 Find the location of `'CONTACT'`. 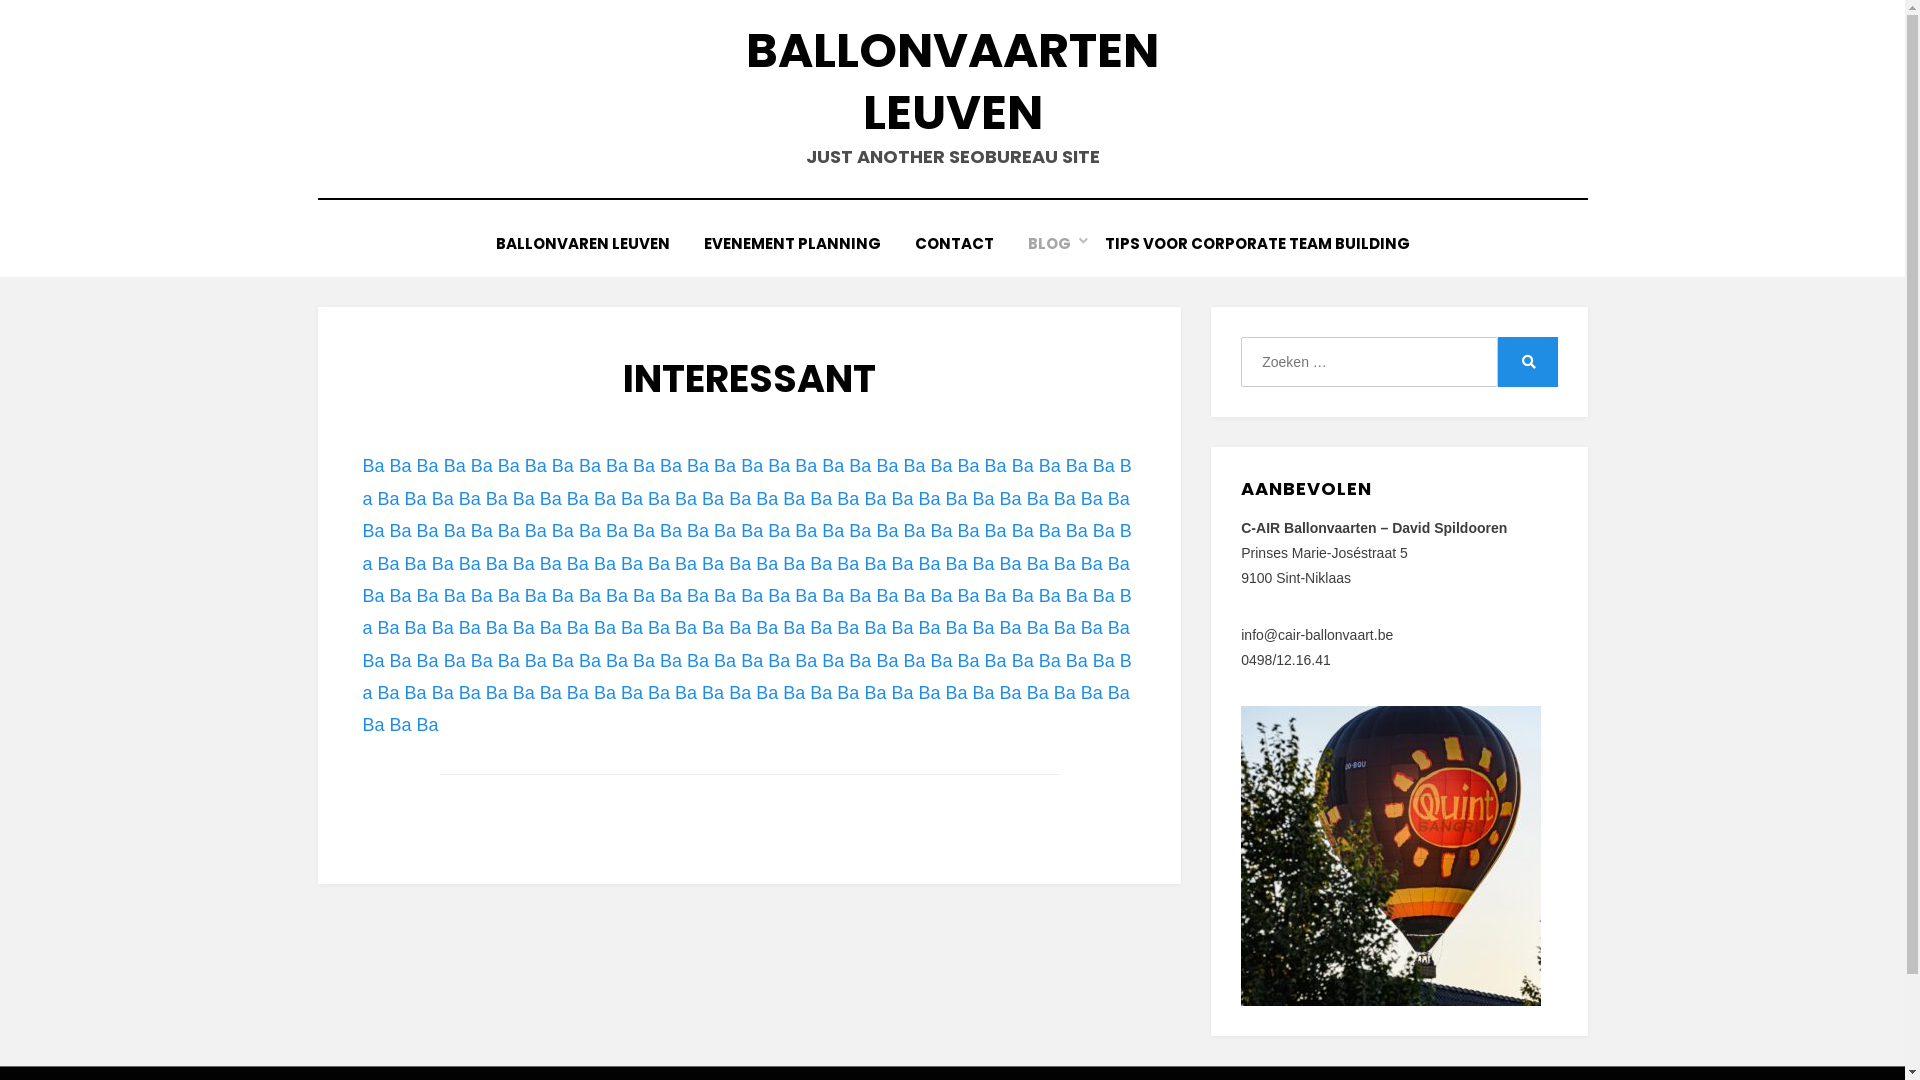

'CONTACT' is located at coordinates (953, 242).